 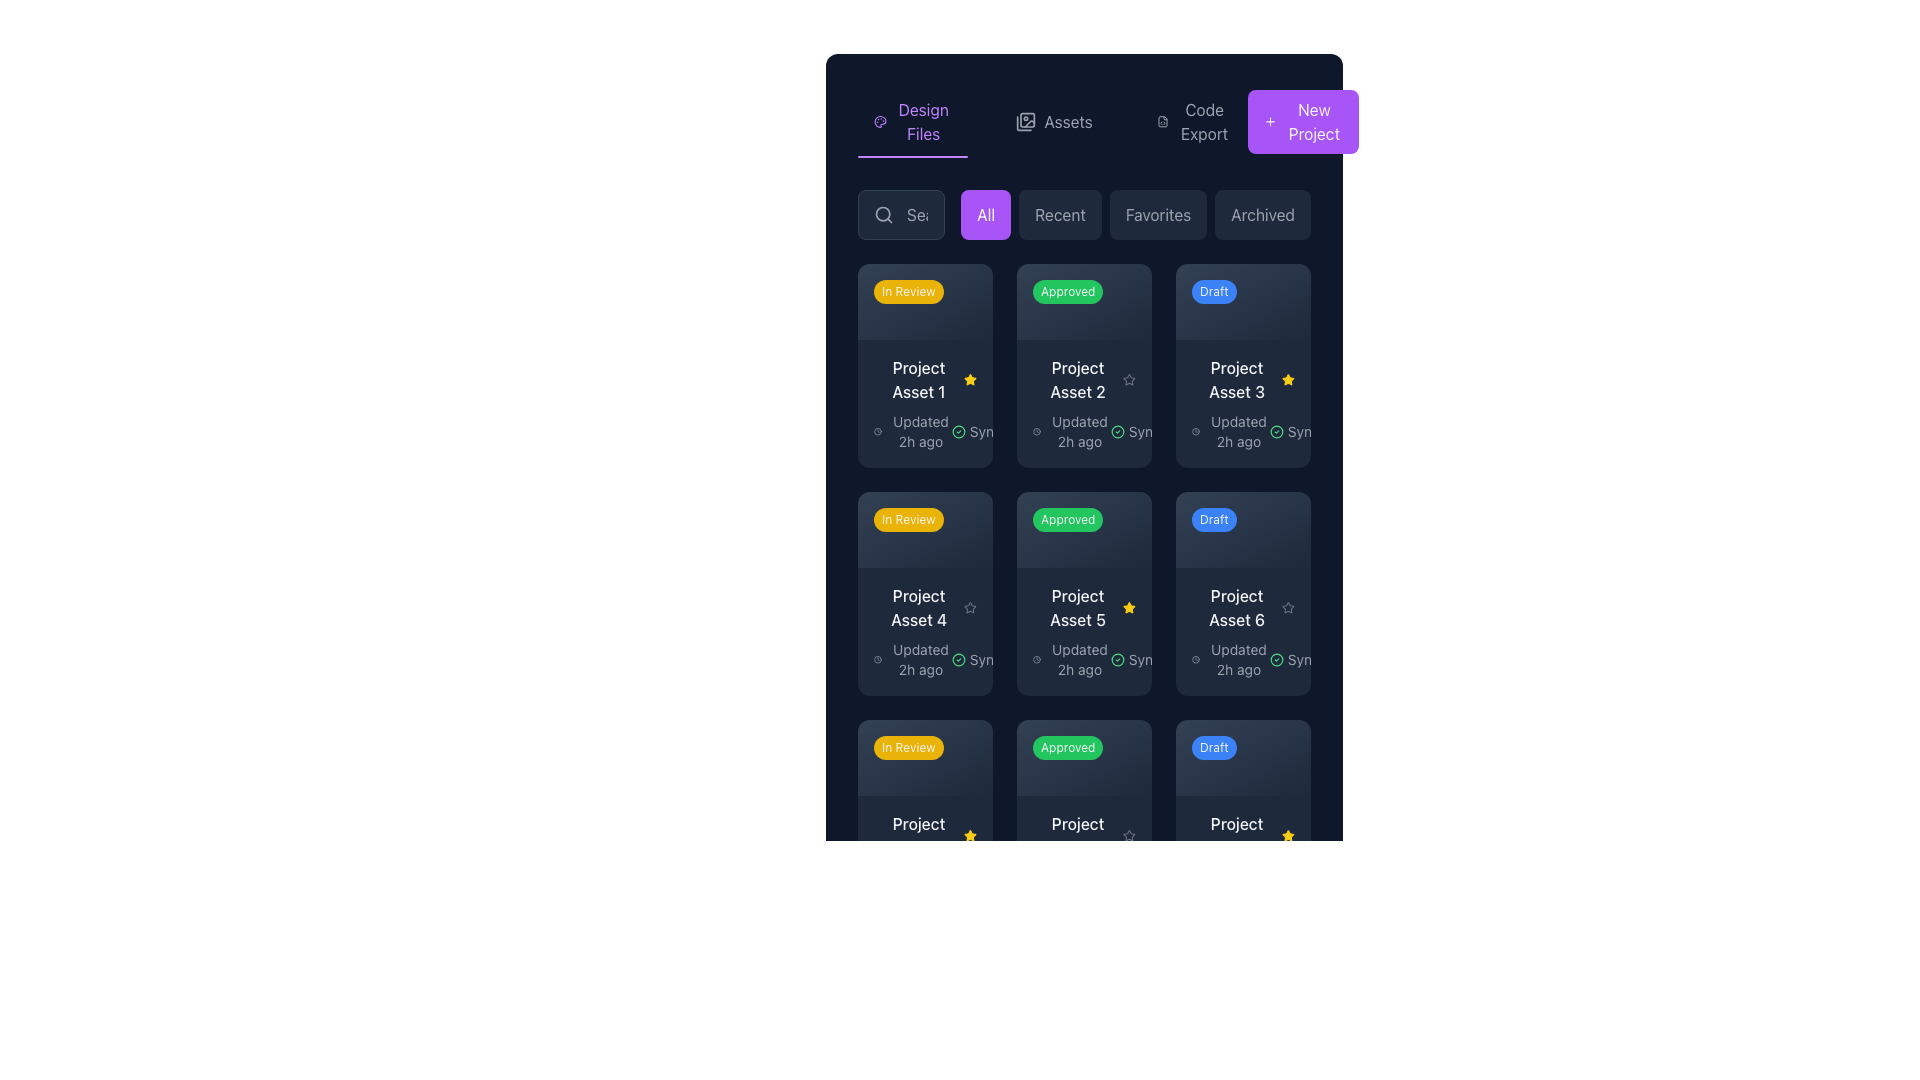 What do you see at coordinates (1059, 215) in the screenshot?
I see `the second navigation button from the left, which filters content by 'Recent' items` at bounding box center [1059, 215].